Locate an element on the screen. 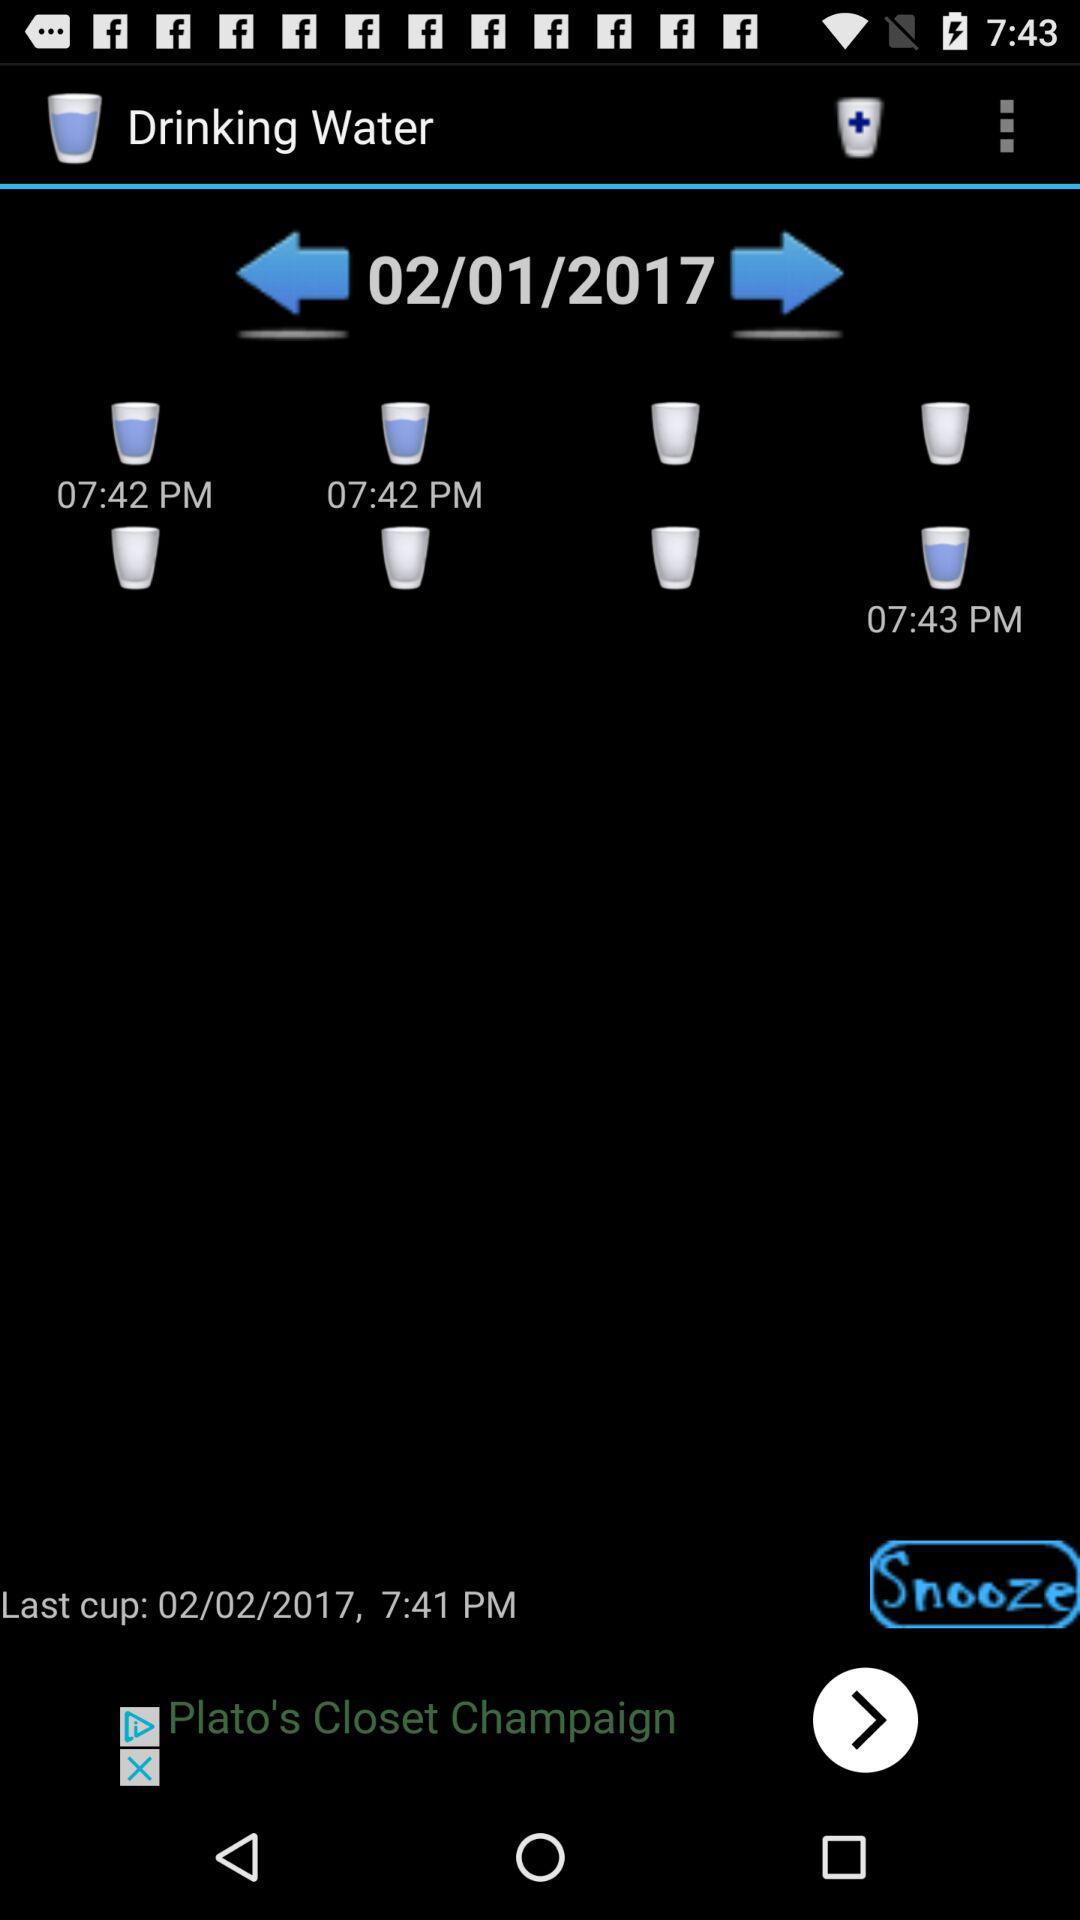 This screenshot has width=1080, height=1920. next option is located at coordinates (785, 277).